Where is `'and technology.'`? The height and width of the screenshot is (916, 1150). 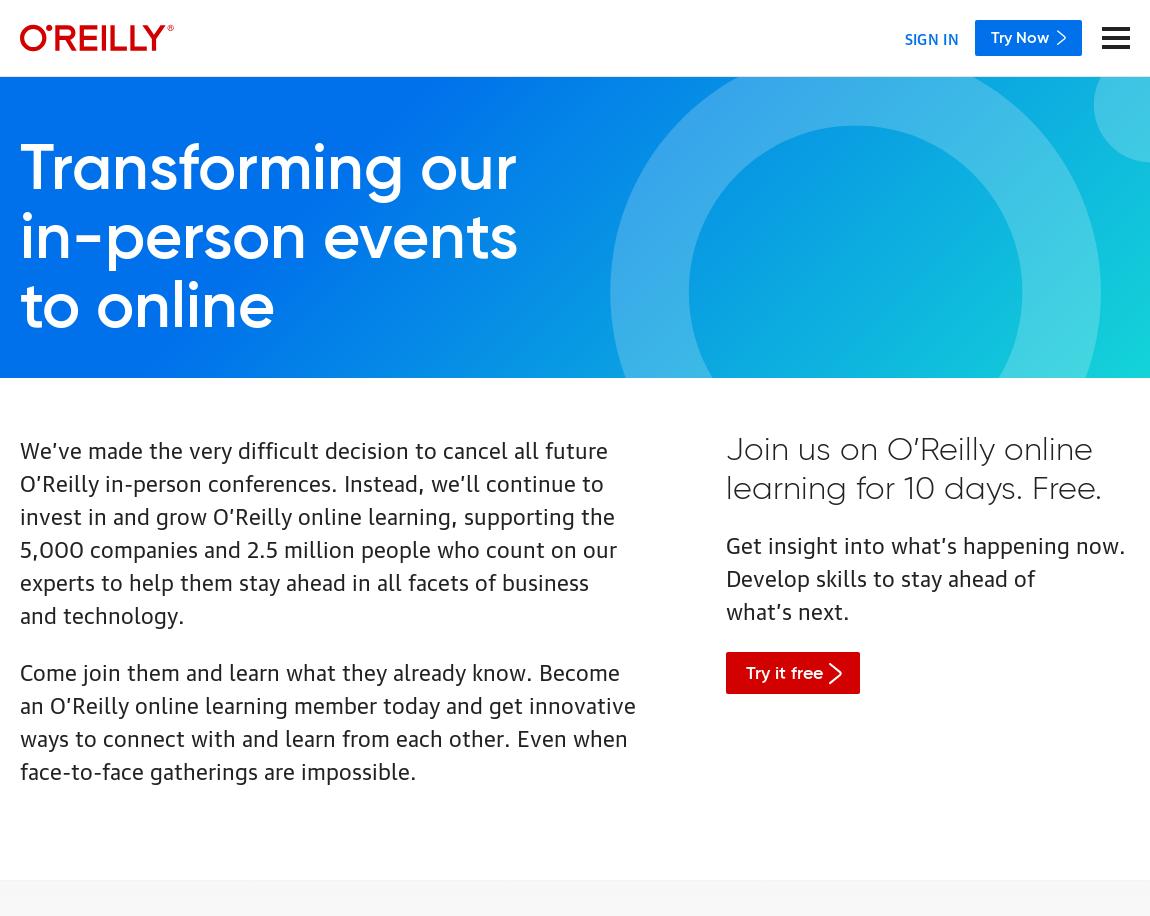
'and technology.' is located at coordinates (101, 613).